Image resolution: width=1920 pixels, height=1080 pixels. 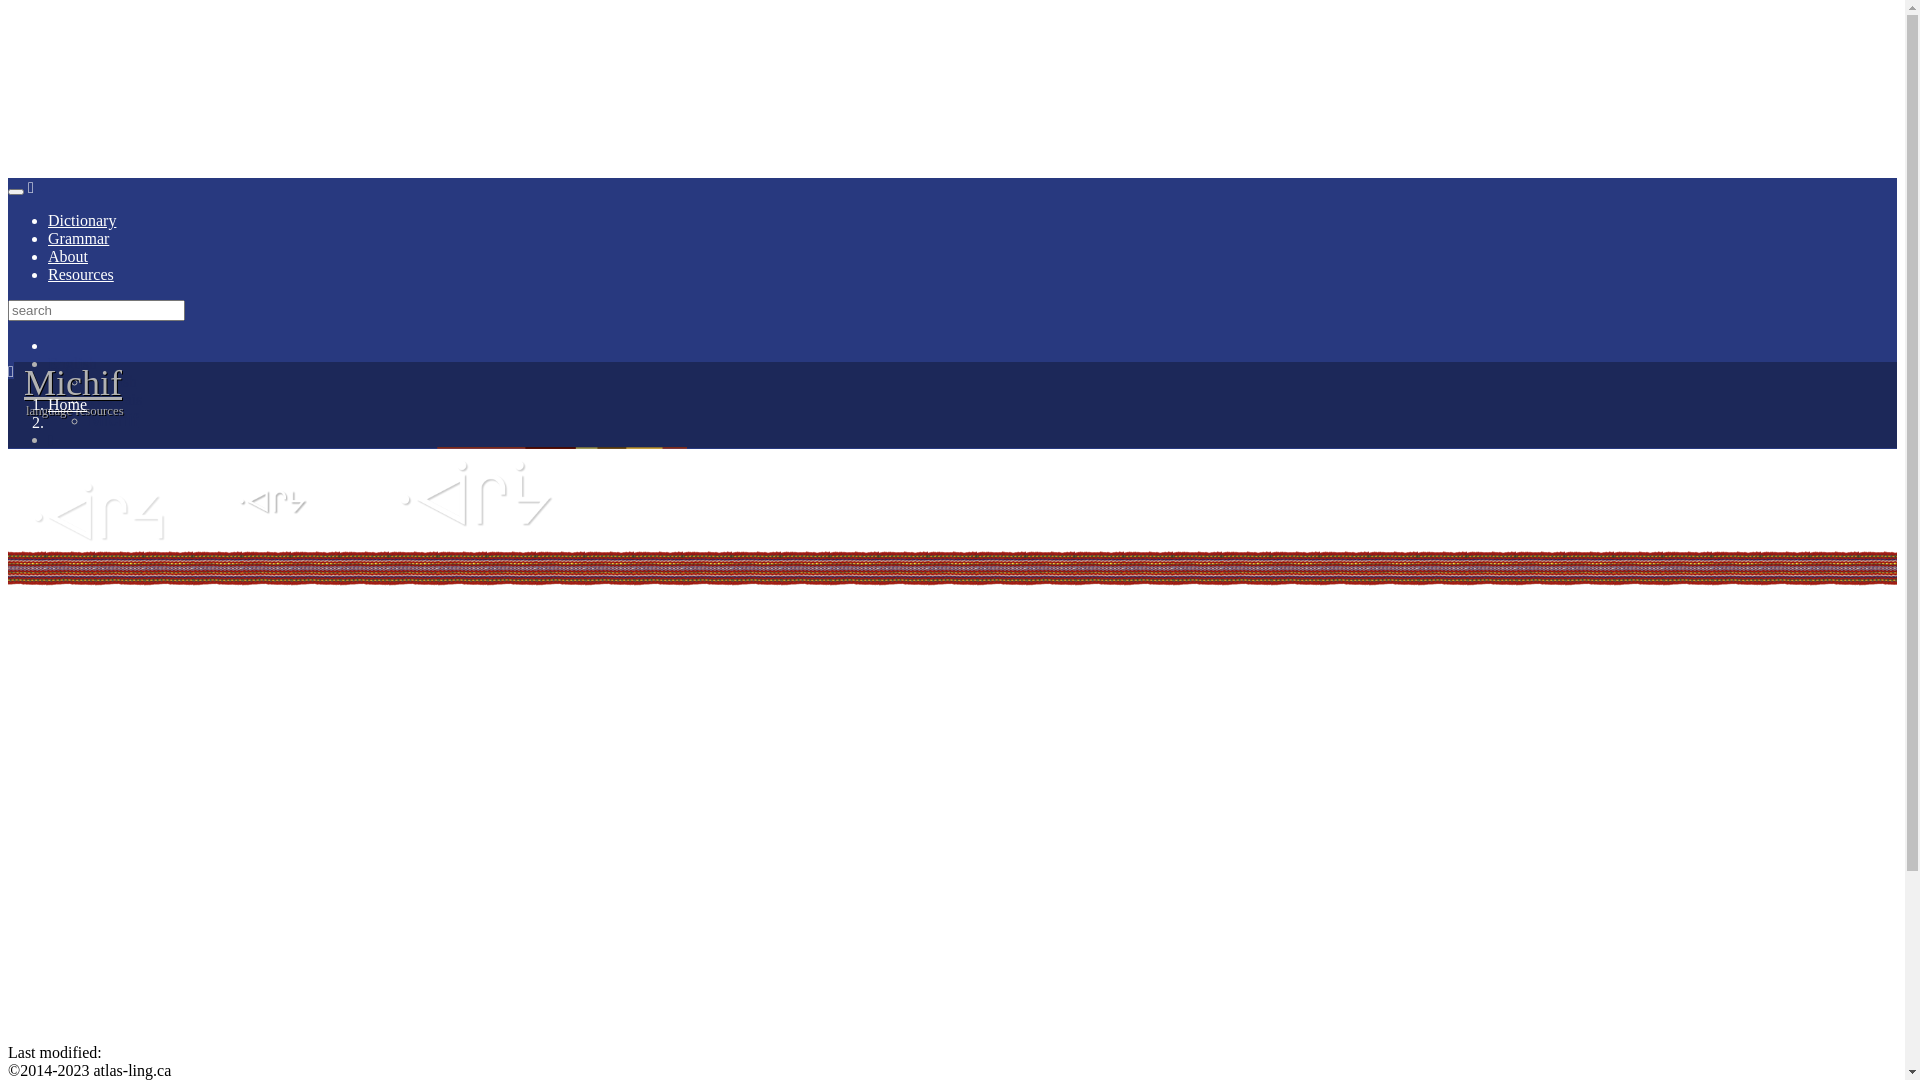 What do you see at coordinates (112, 418) in the screenshot?
I see `'Michif'` at bounding box center [112, 418].